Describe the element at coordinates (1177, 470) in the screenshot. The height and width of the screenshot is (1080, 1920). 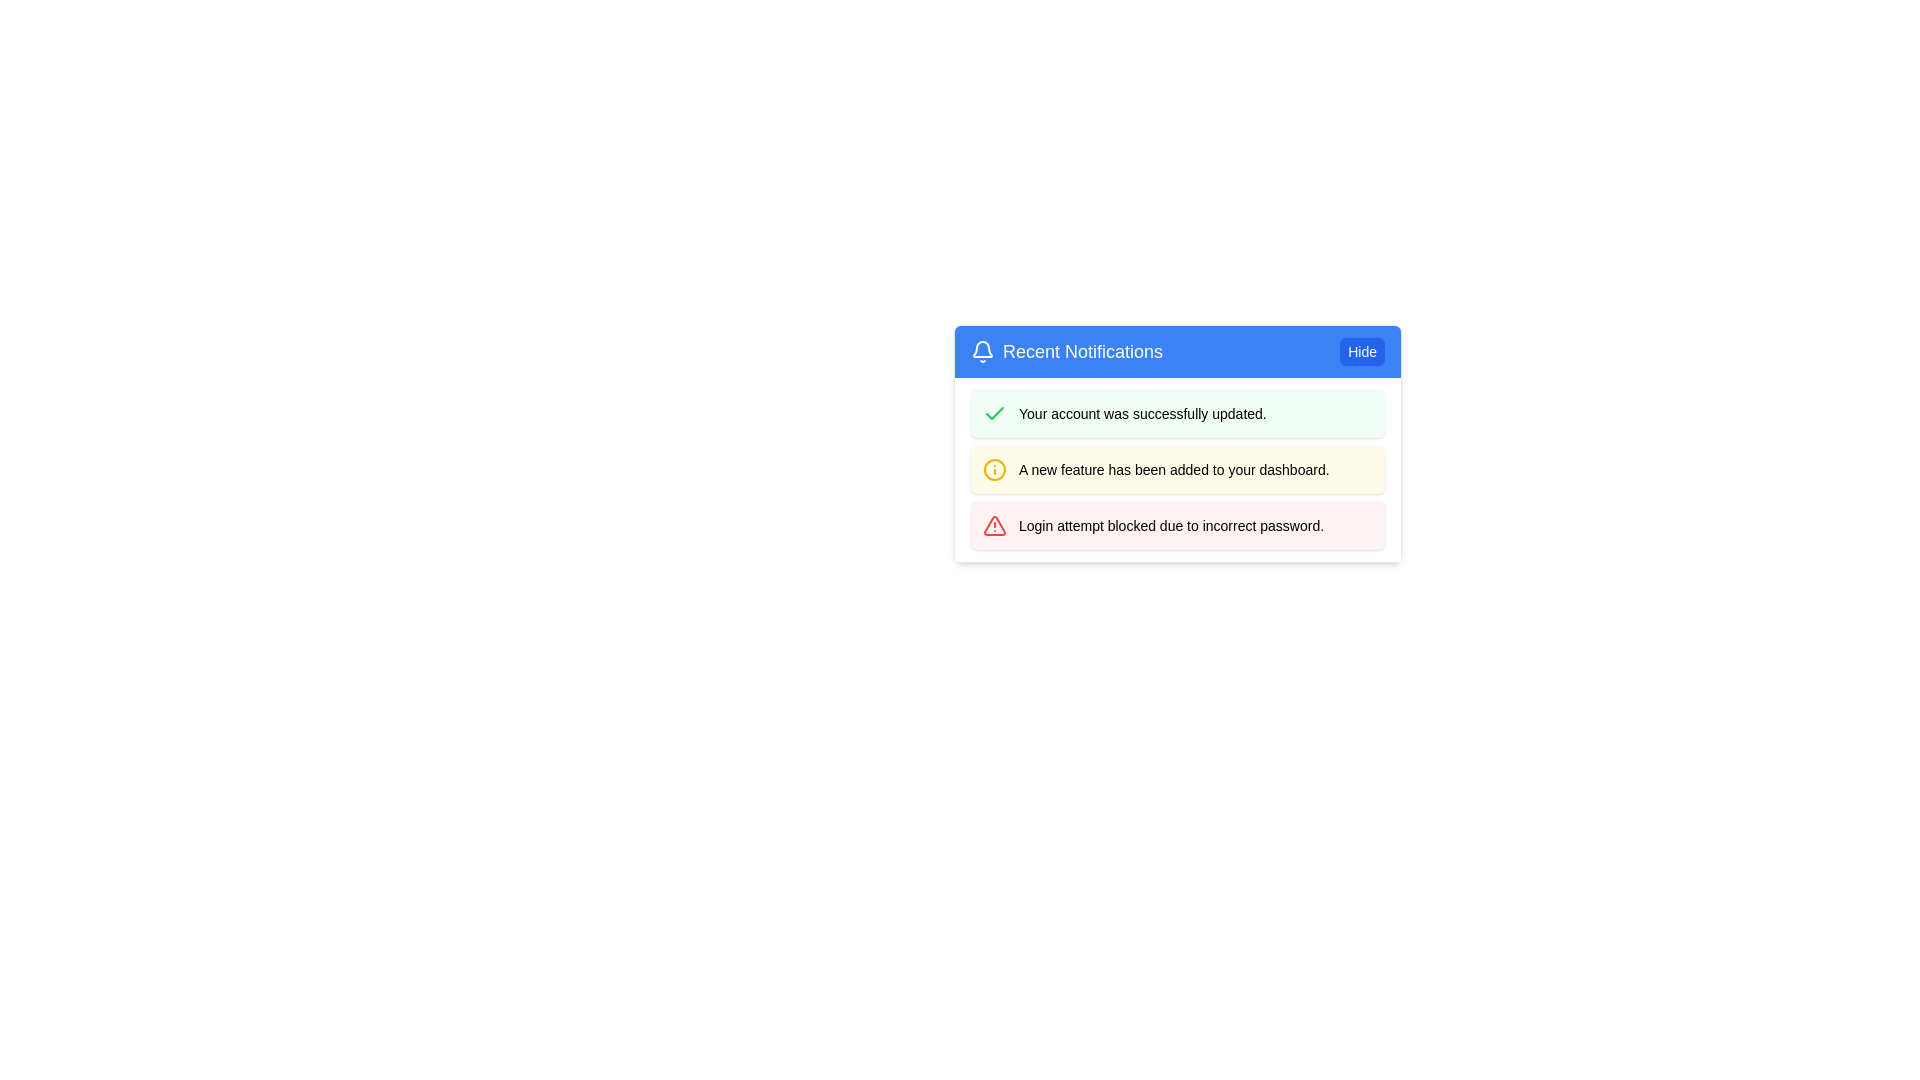
I see `the informational notification box that informs the user about a newly added feature in their dashboard, located between the green success message and the red error alert` at that location.